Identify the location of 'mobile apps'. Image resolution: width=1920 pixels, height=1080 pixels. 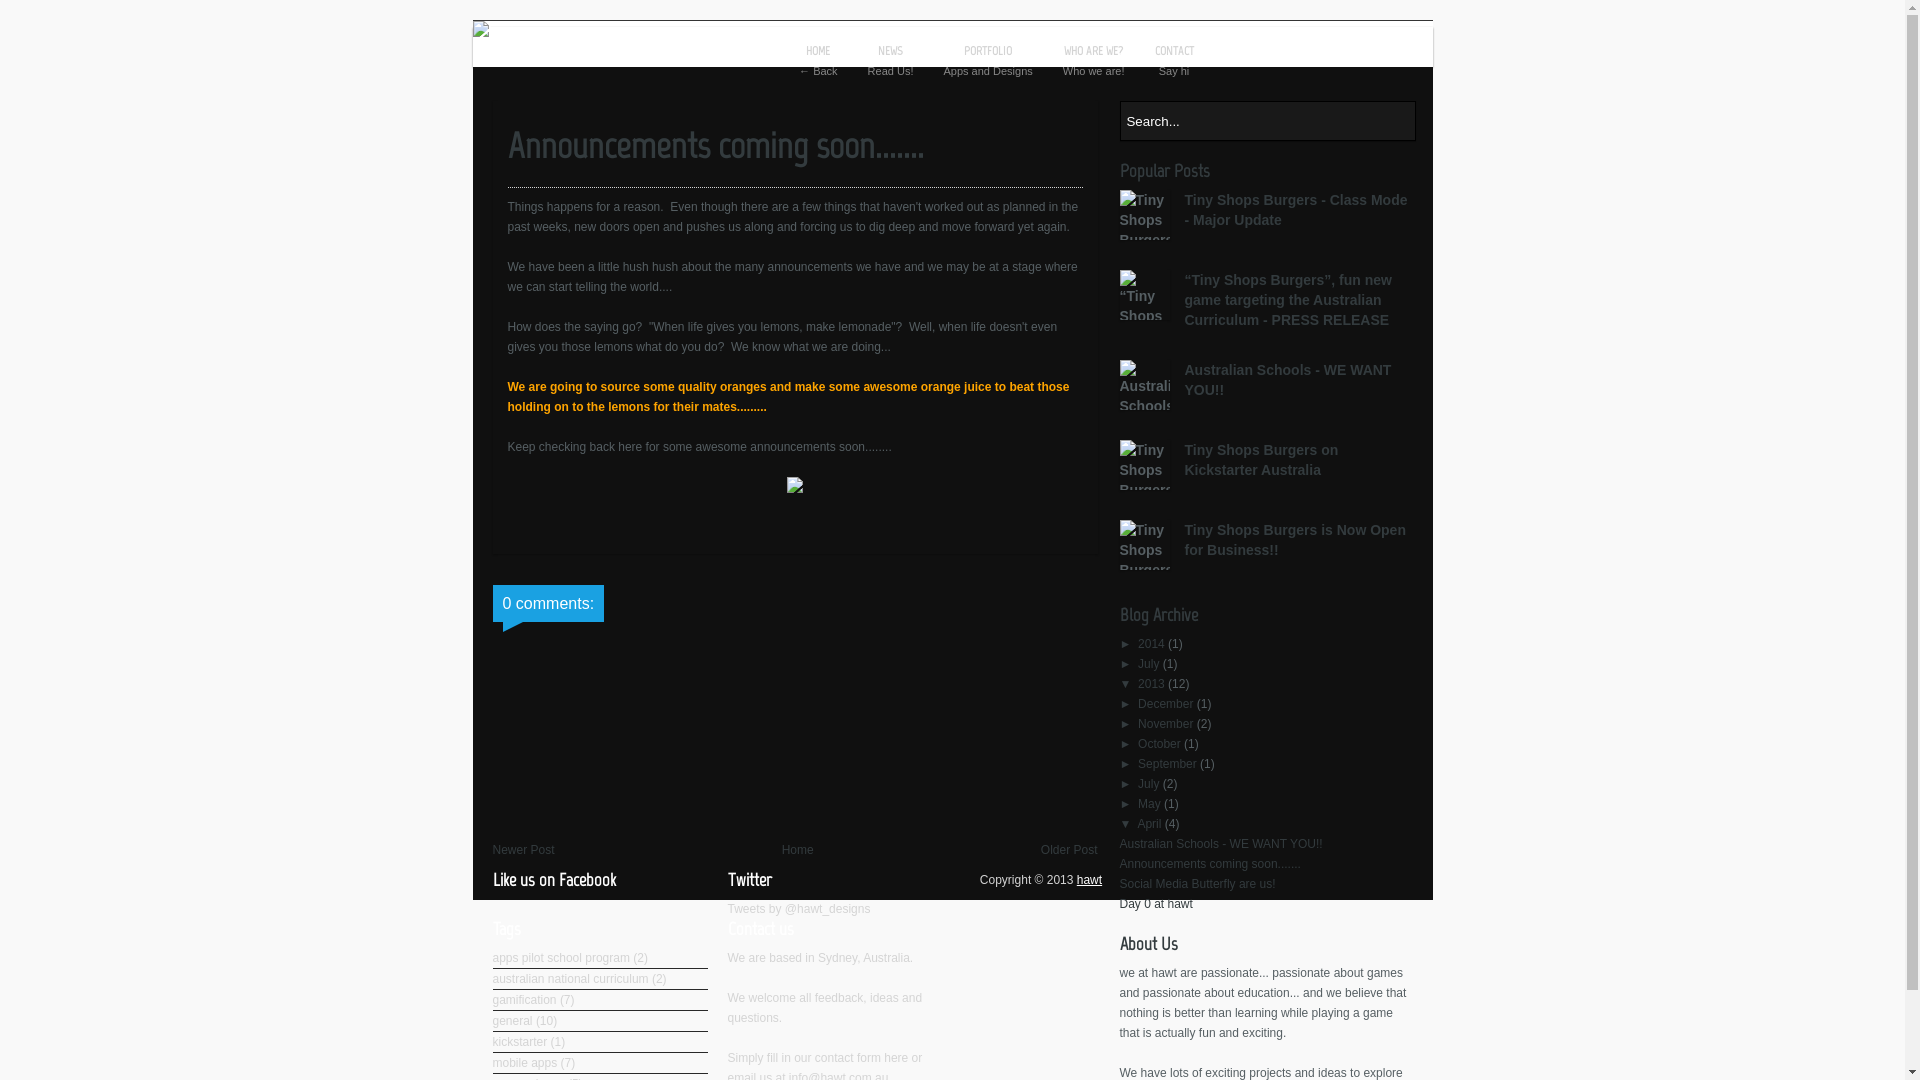
(491, 1062).